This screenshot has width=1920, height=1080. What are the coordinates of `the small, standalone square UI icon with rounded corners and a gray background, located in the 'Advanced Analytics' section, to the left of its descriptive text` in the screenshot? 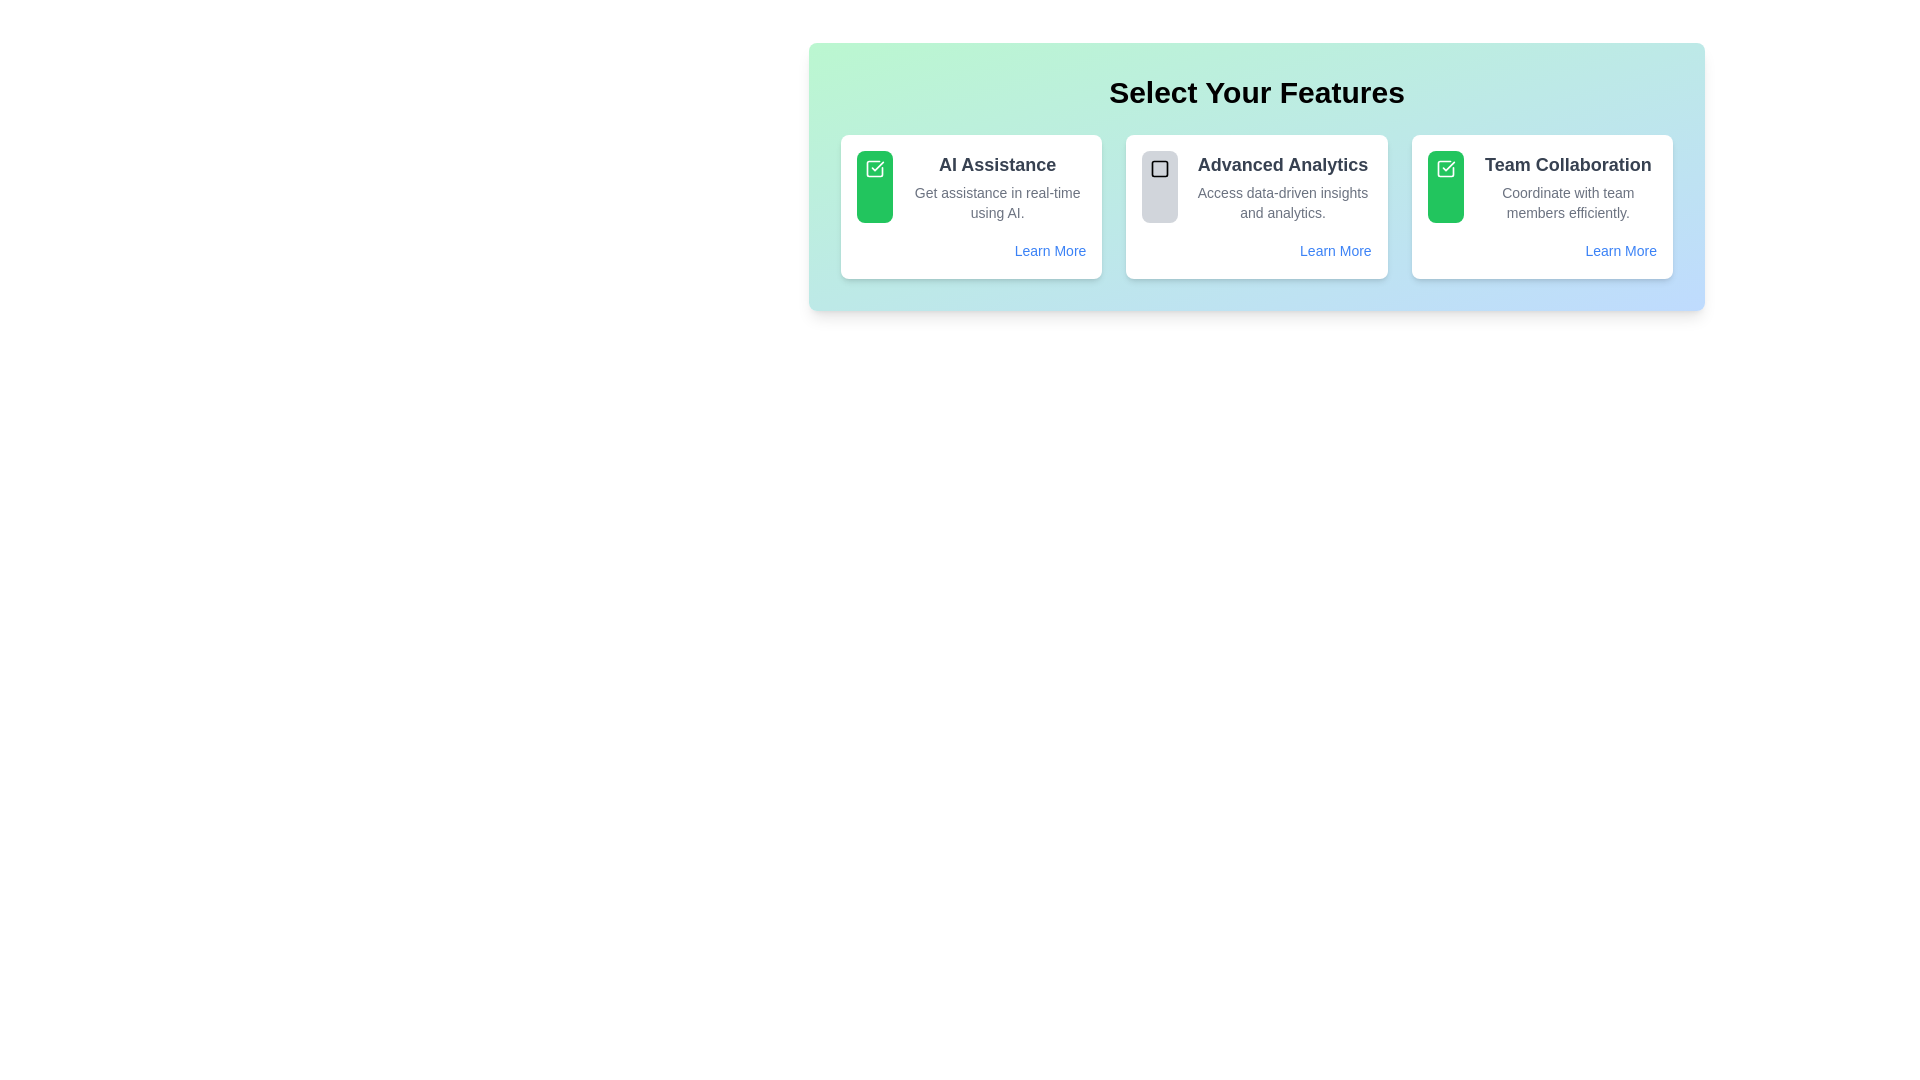 It's located at (1160, 186).